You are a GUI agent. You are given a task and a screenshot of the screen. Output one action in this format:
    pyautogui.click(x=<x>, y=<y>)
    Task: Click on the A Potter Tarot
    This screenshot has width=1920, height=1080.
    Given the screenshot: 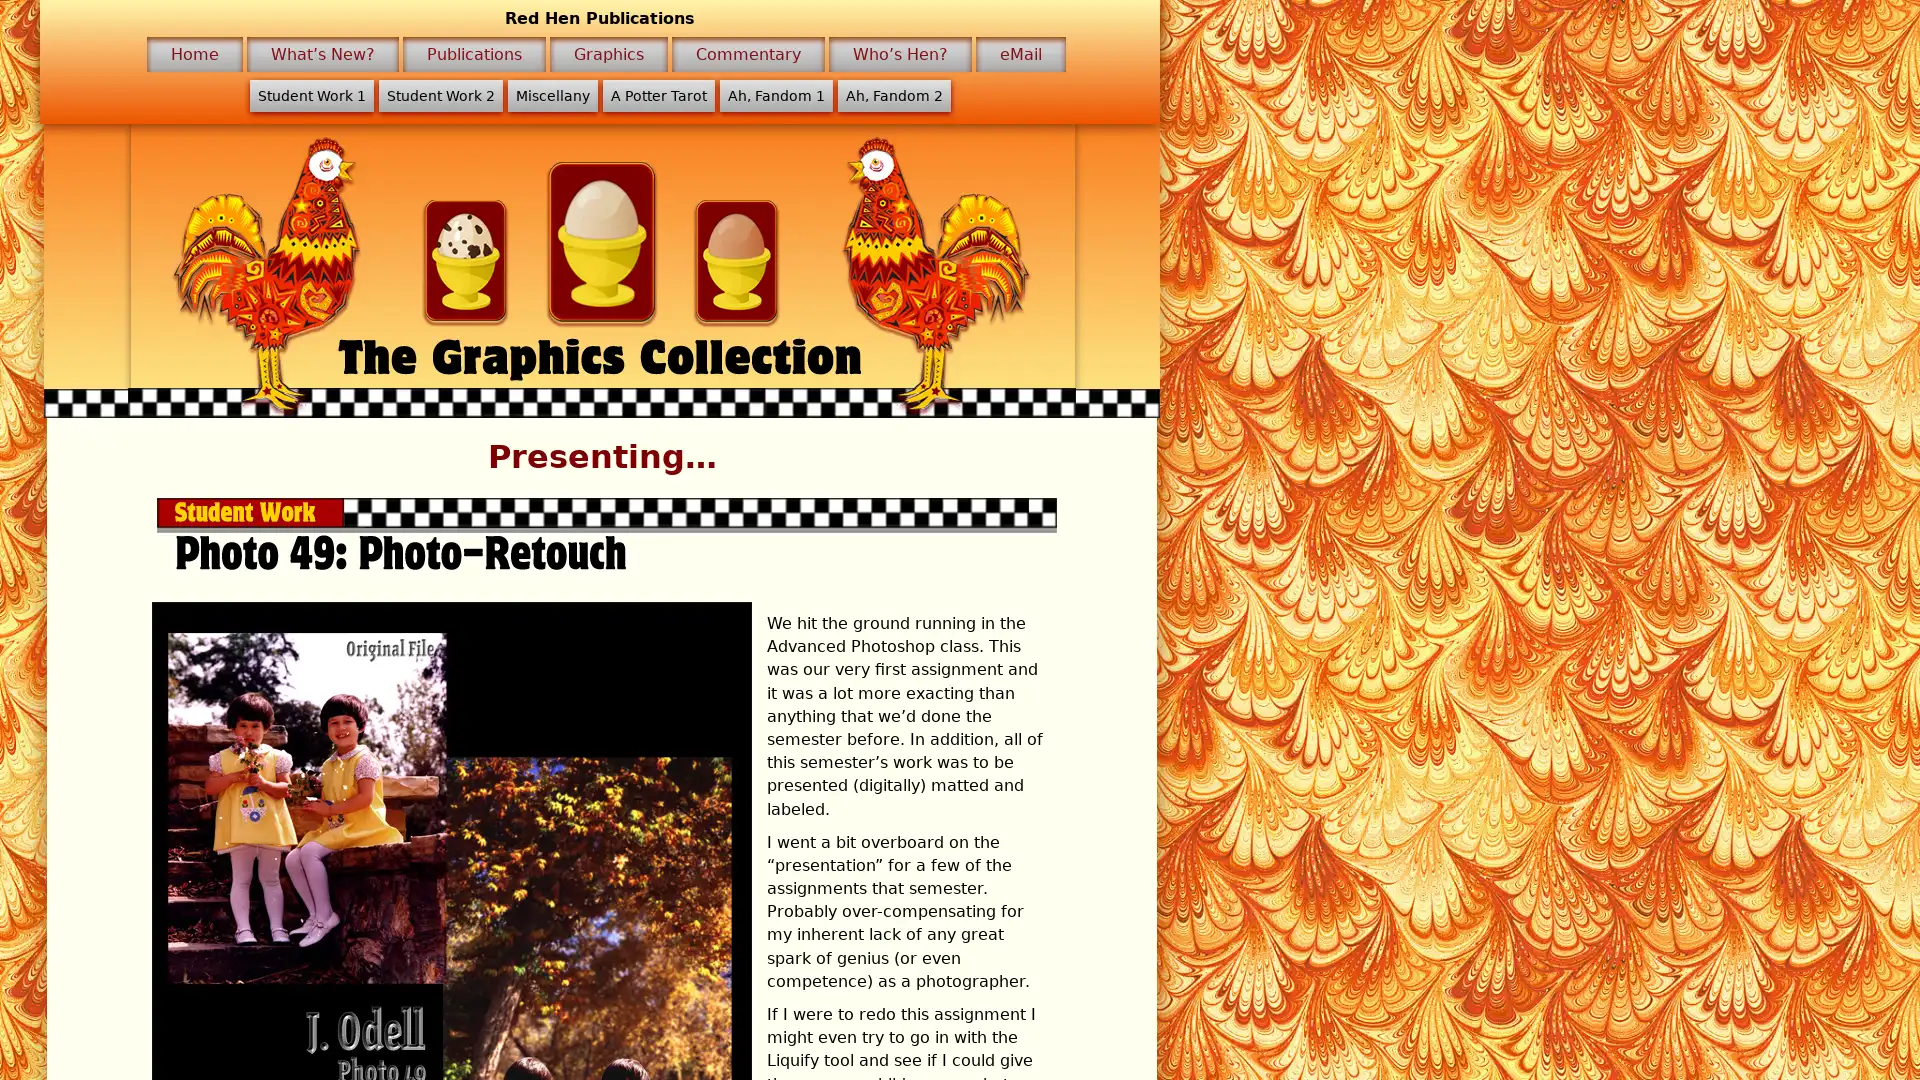 What is the action you would take?
    pyautogui.click(x=657, y=96)
    